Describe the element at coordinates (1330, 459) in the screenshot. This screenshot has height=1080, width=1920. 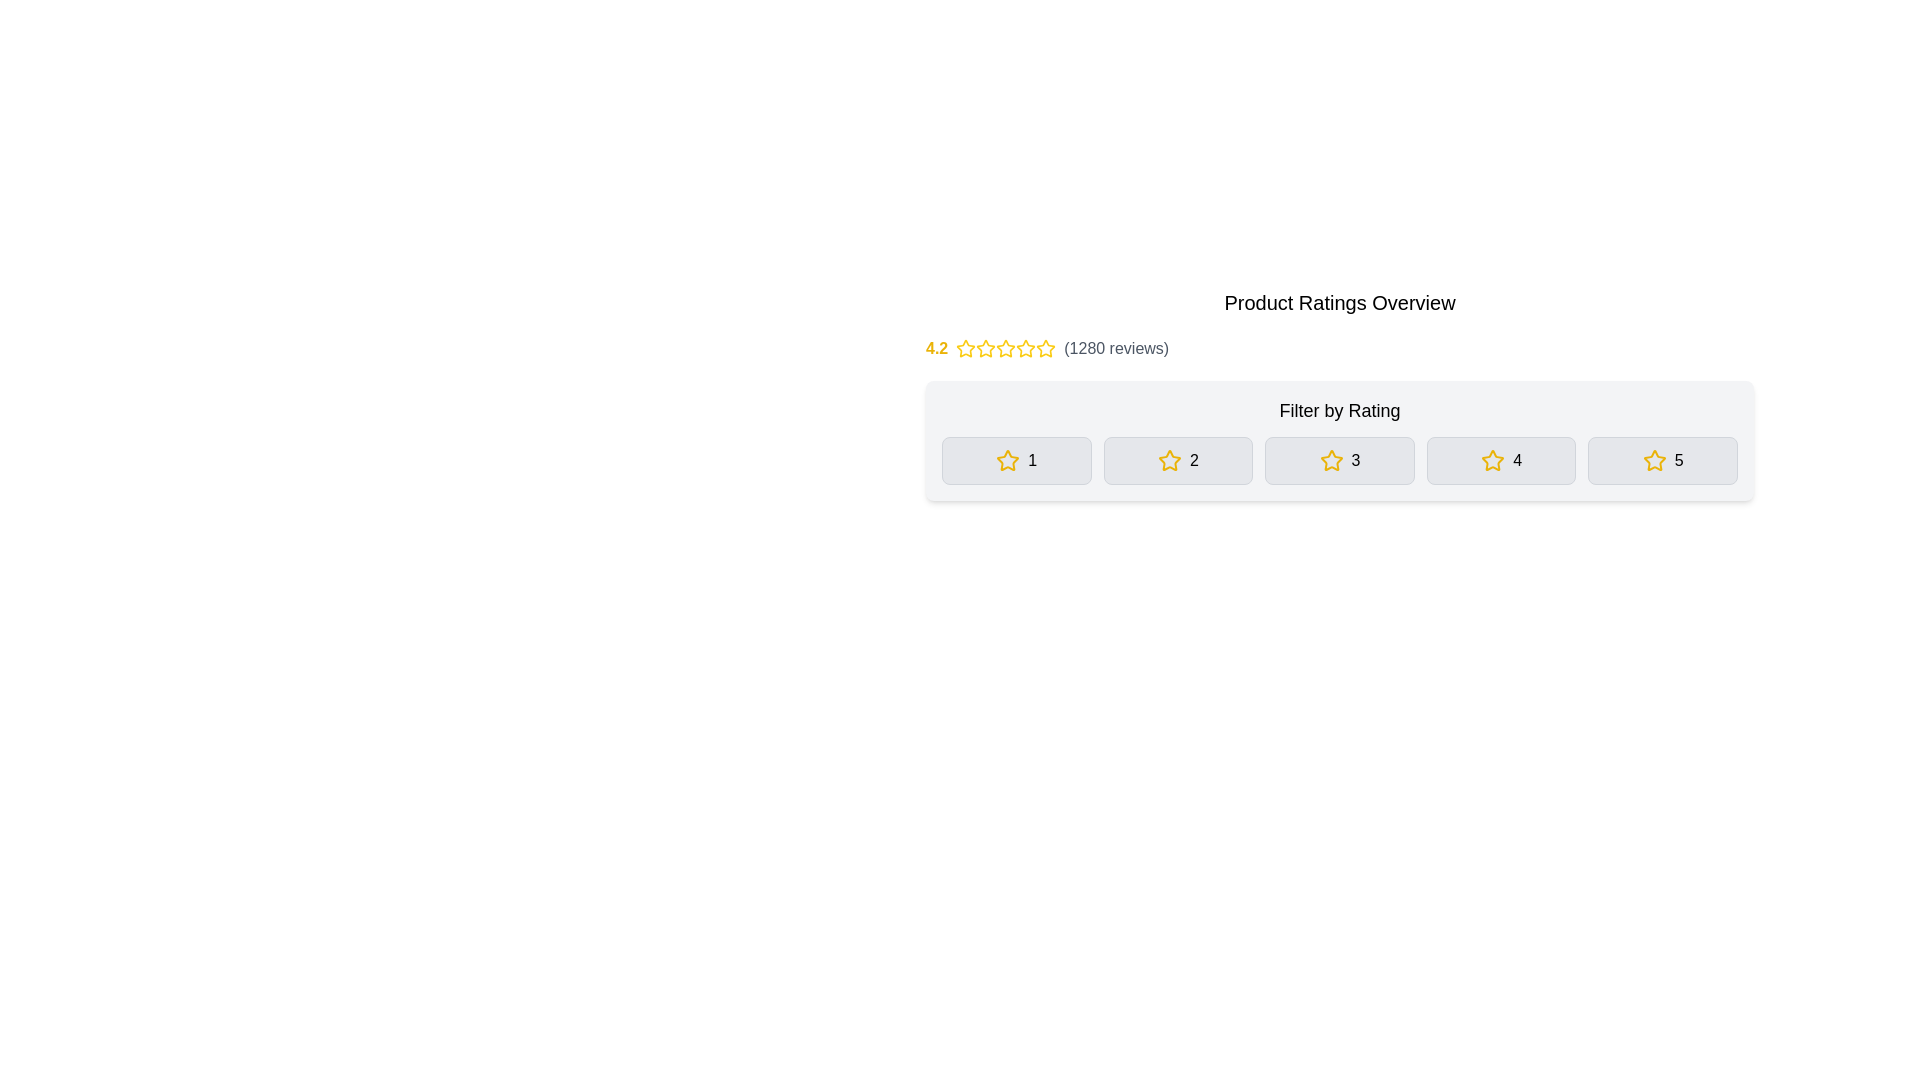
I see `the third star icon button in the rating filter section to filter and display items or reviews with a rating of three stars` at that location.